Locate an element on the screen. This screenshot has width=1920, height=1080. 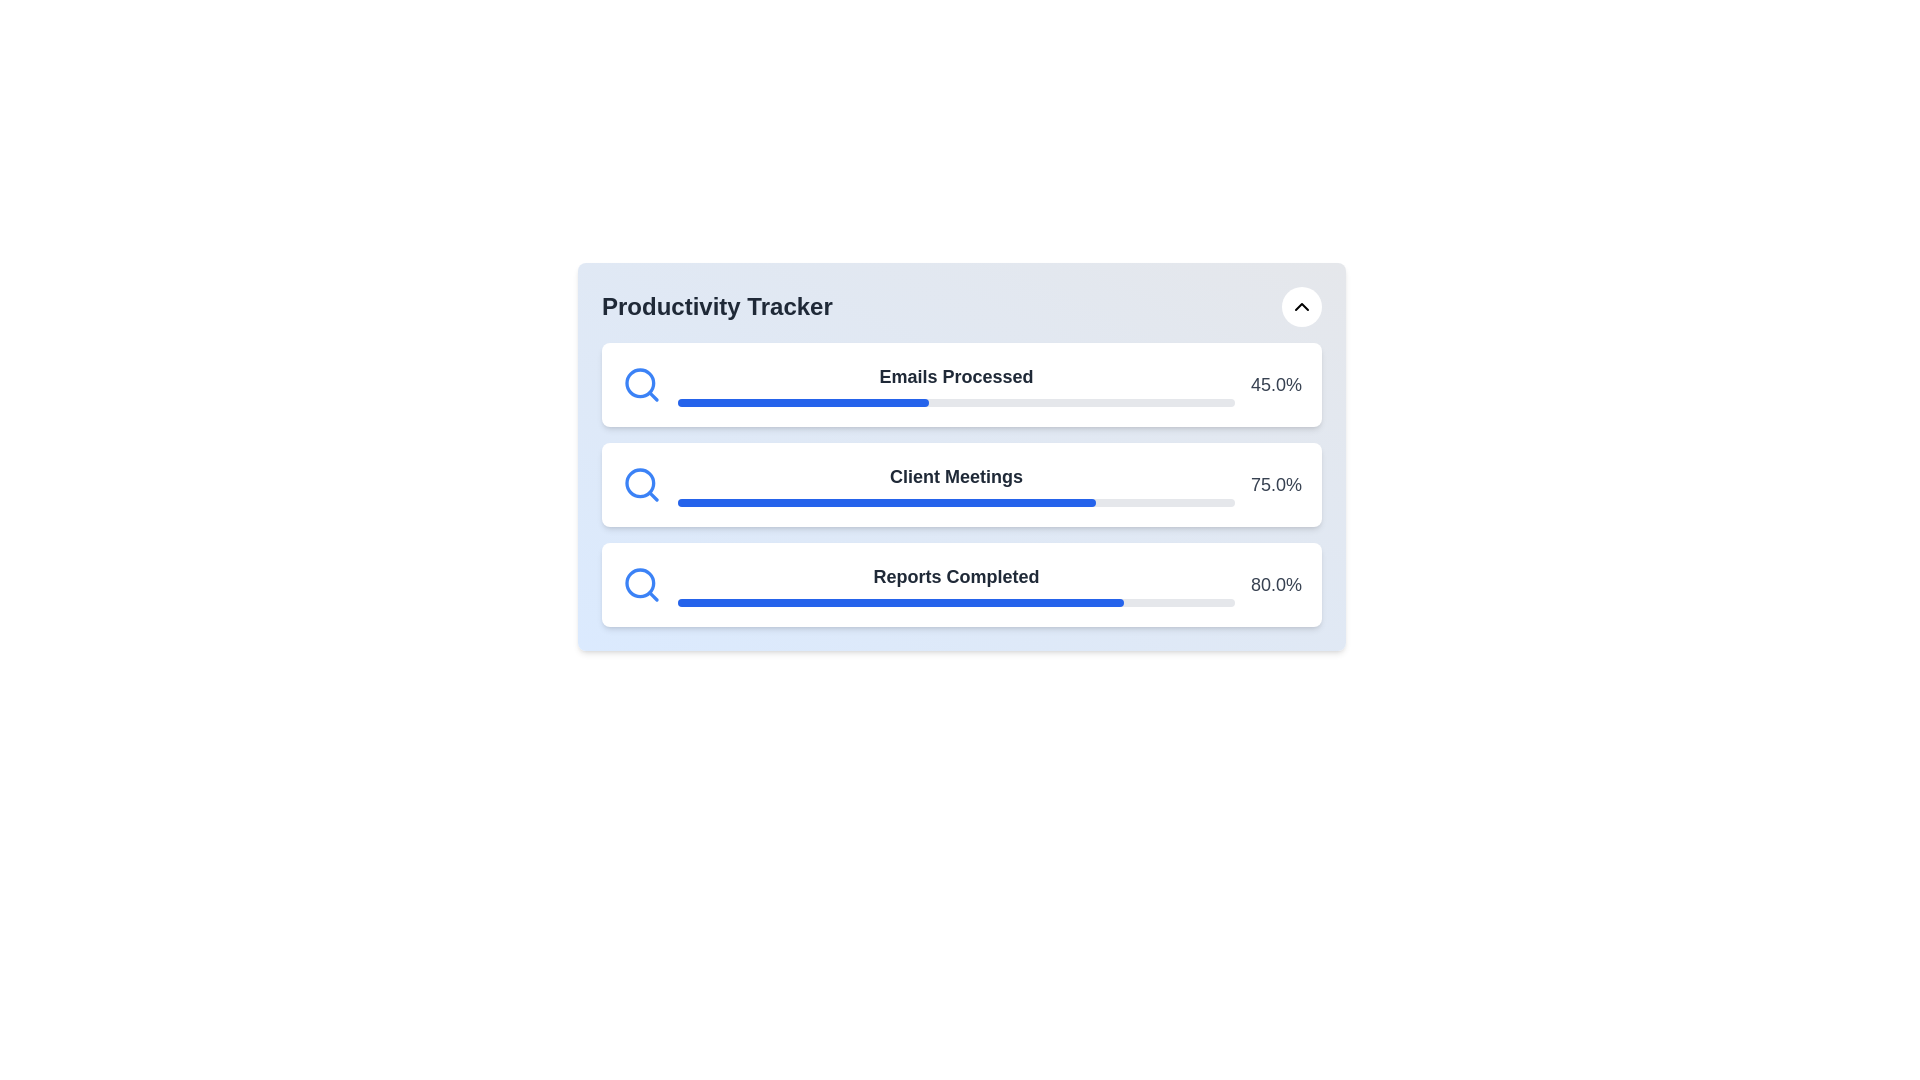
progress bar indicating 45% completion of 'Emails Processed' for its style or value is located at coordinates (803, 402).